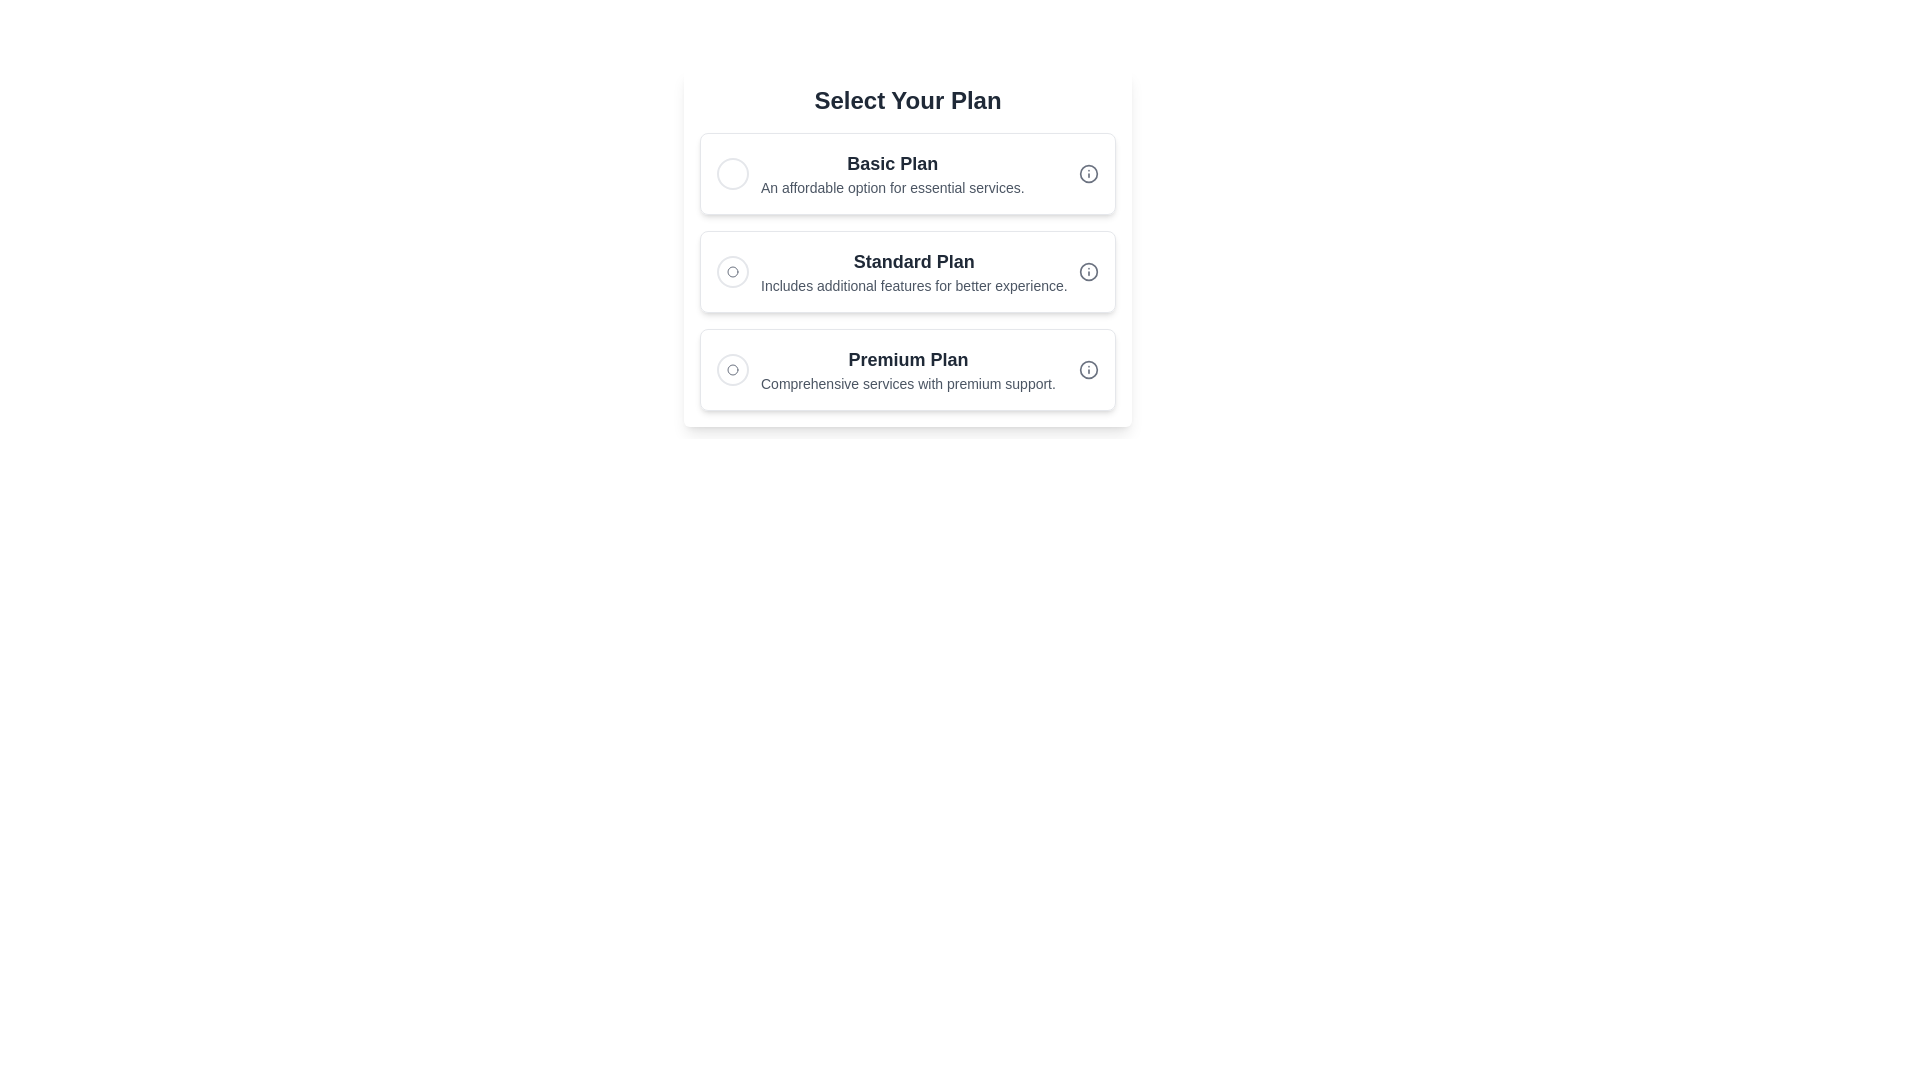 This screenshot has height=1080, width=1920. What do you see at coordinates (913, 285) in the screenshot?
I see `the descriptive text element located below the 'Standard Plan' title, which provides additional context for the selection` at bounding box center [913, 285].